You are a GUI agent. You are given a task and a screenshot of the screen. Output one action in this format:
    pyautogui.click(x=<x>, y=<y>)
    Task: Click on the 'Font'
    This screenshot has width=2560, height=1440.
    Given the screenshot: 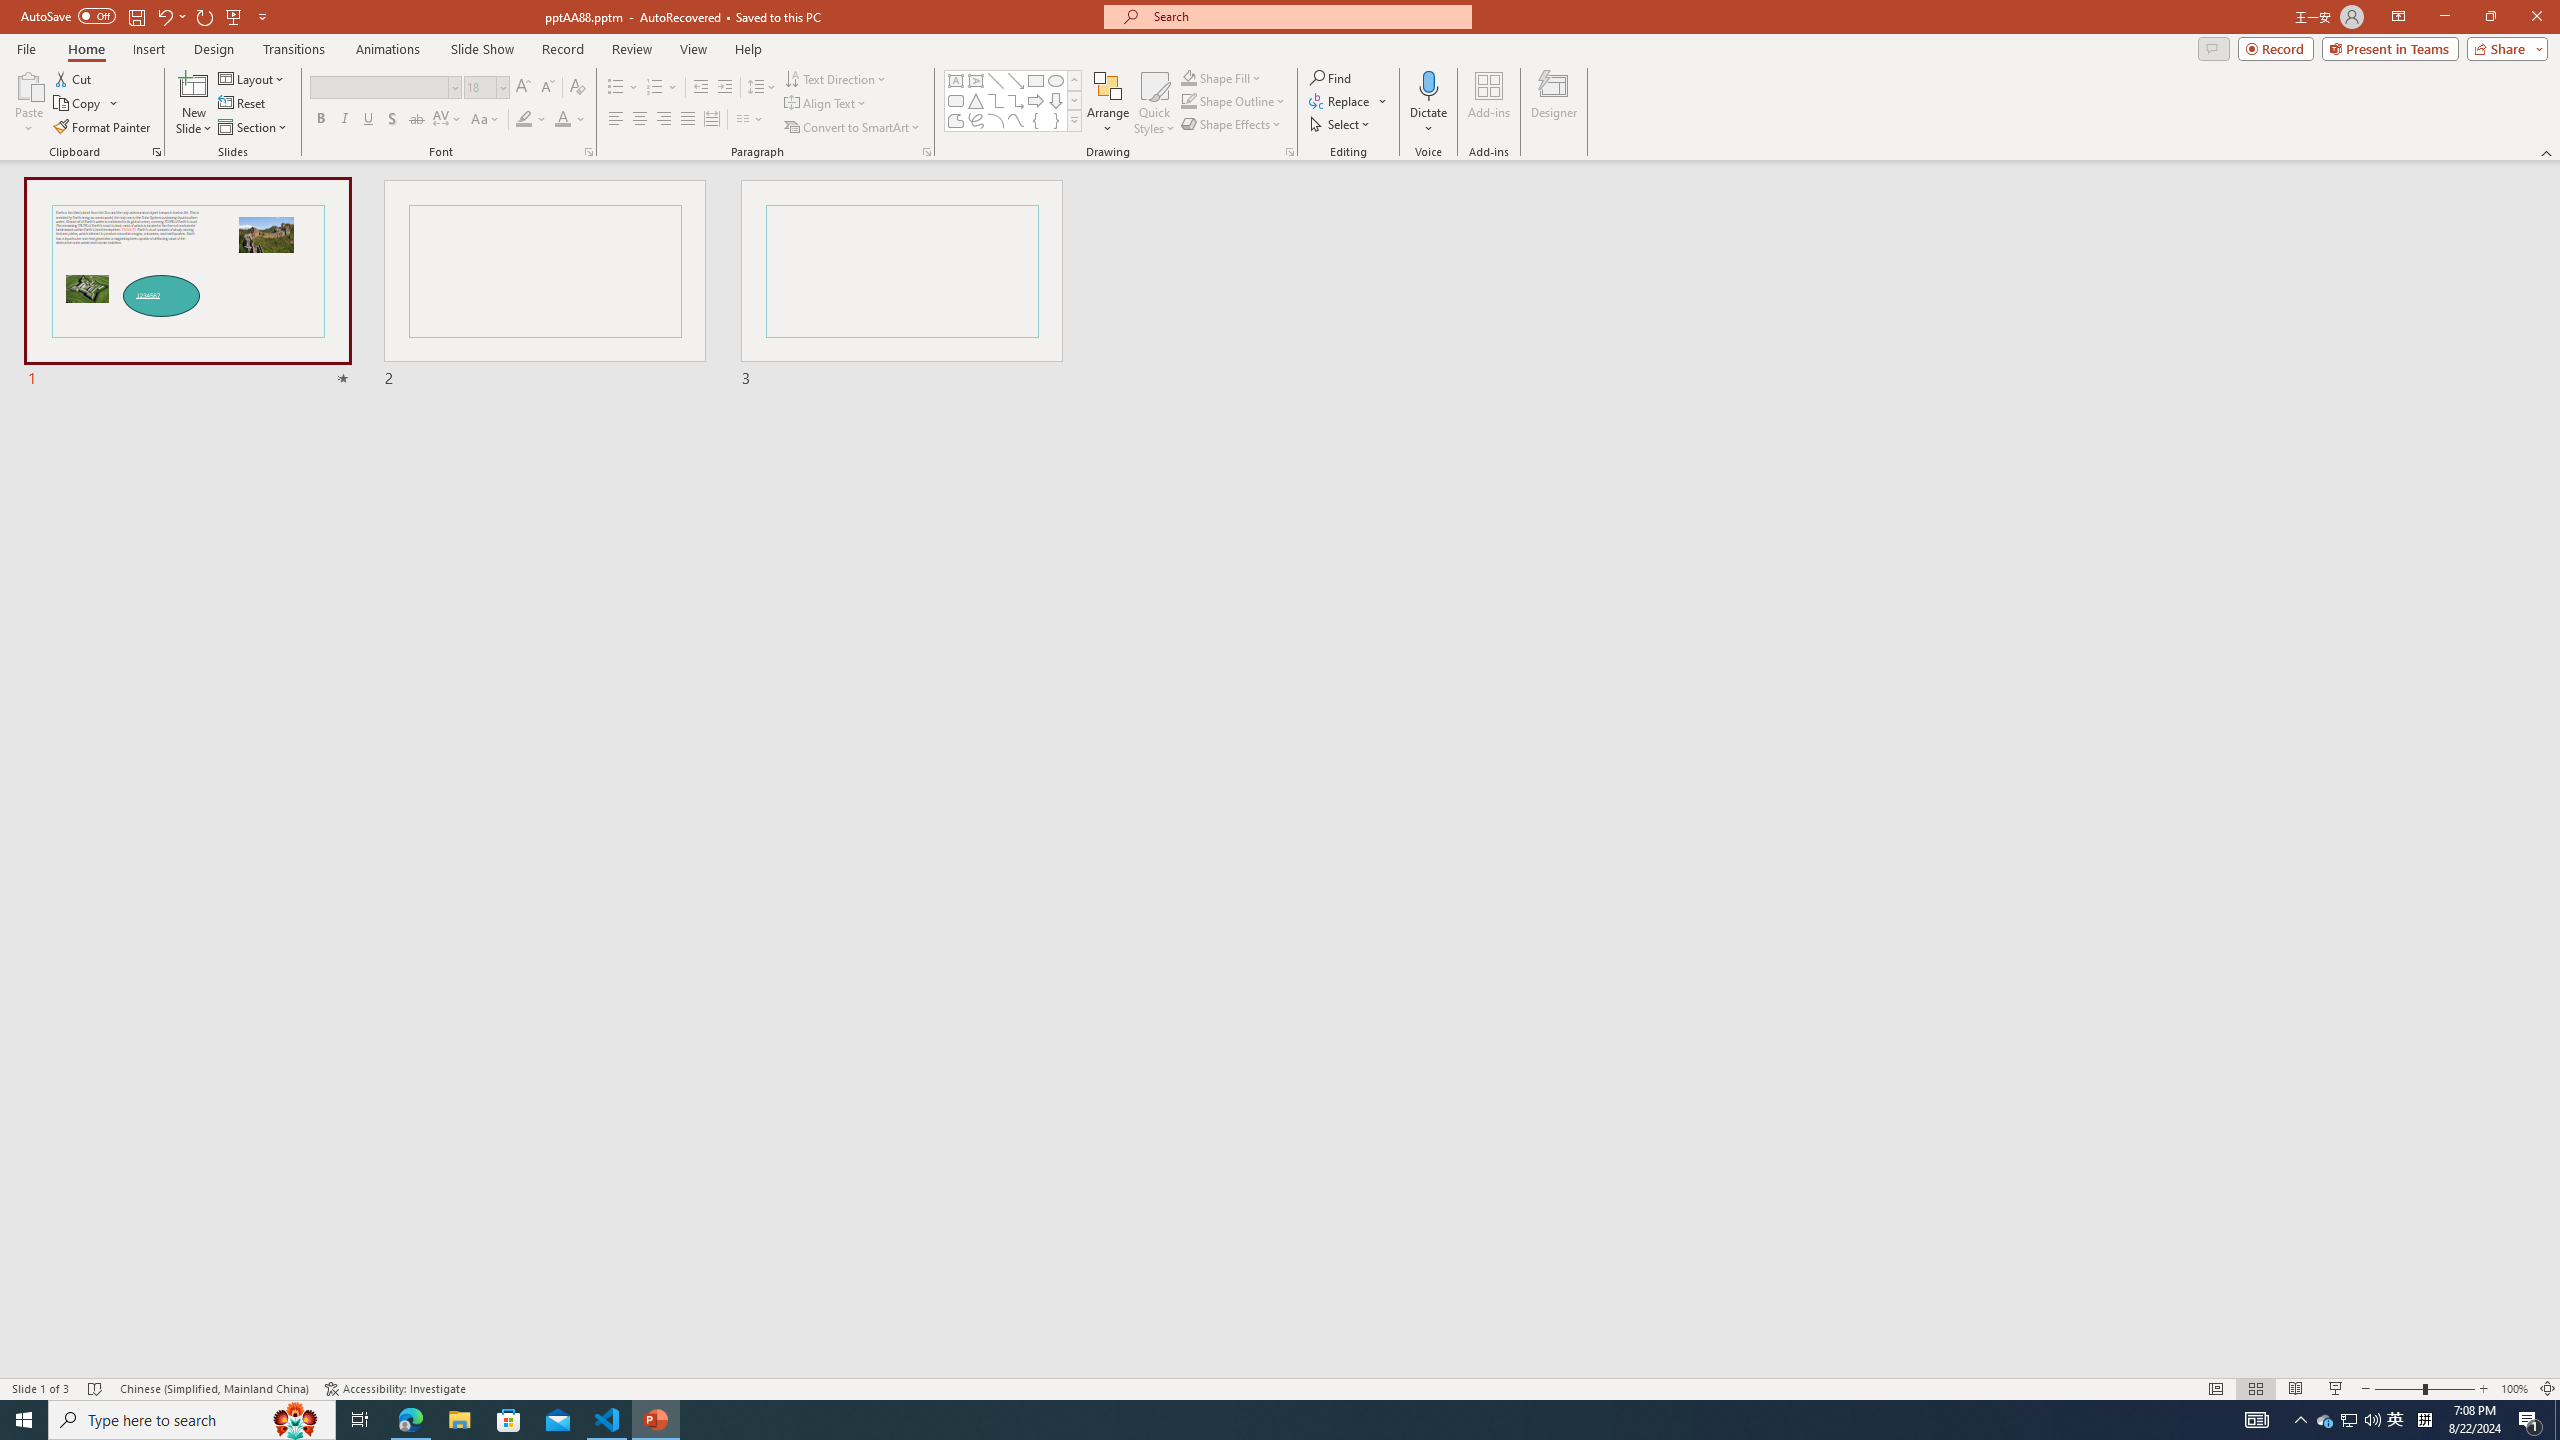 What is the action you would take?
    pyautogui.click(x=384, y=87)
    